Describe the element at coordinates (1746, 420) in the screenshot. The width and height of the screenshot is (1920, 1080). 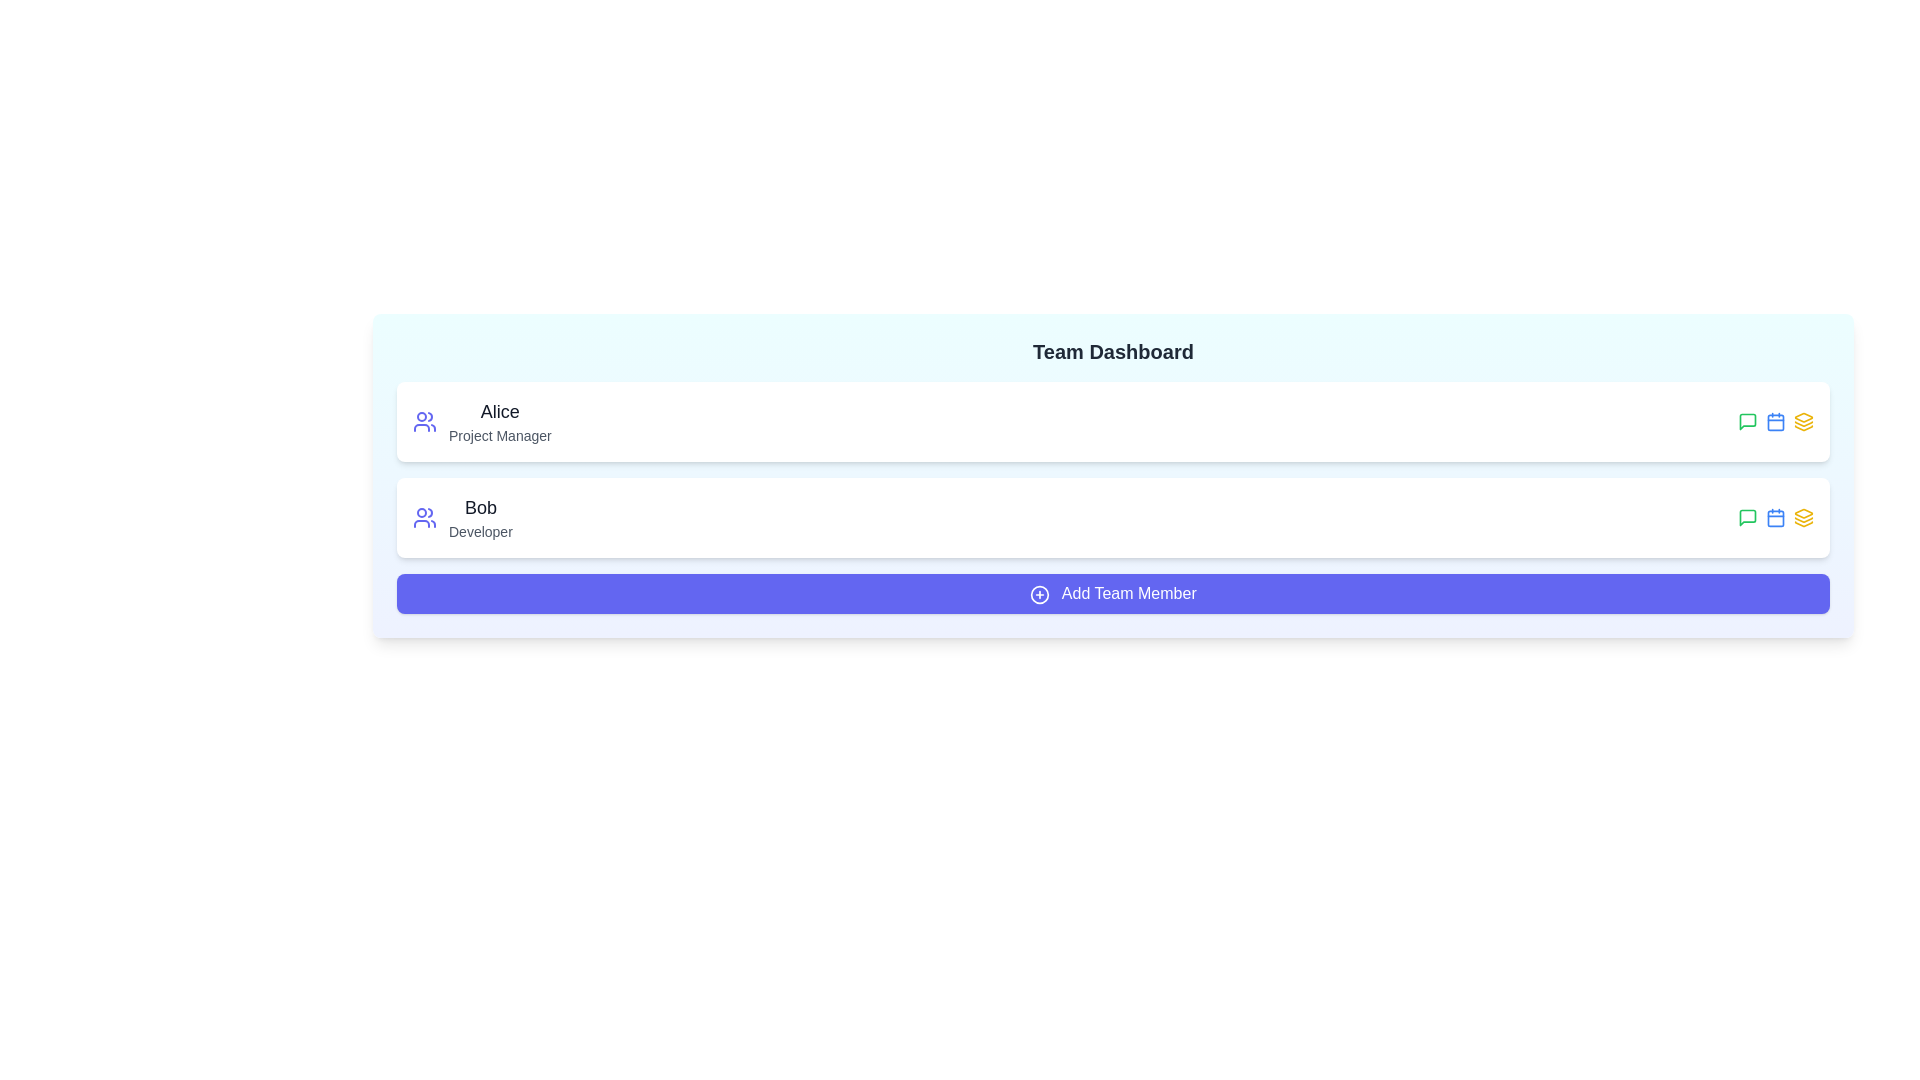
I see `the green outline square icon with a speech bubble shape, which is the first icon in the vertical list of action icons for 'Bob - Developer'` at that location.